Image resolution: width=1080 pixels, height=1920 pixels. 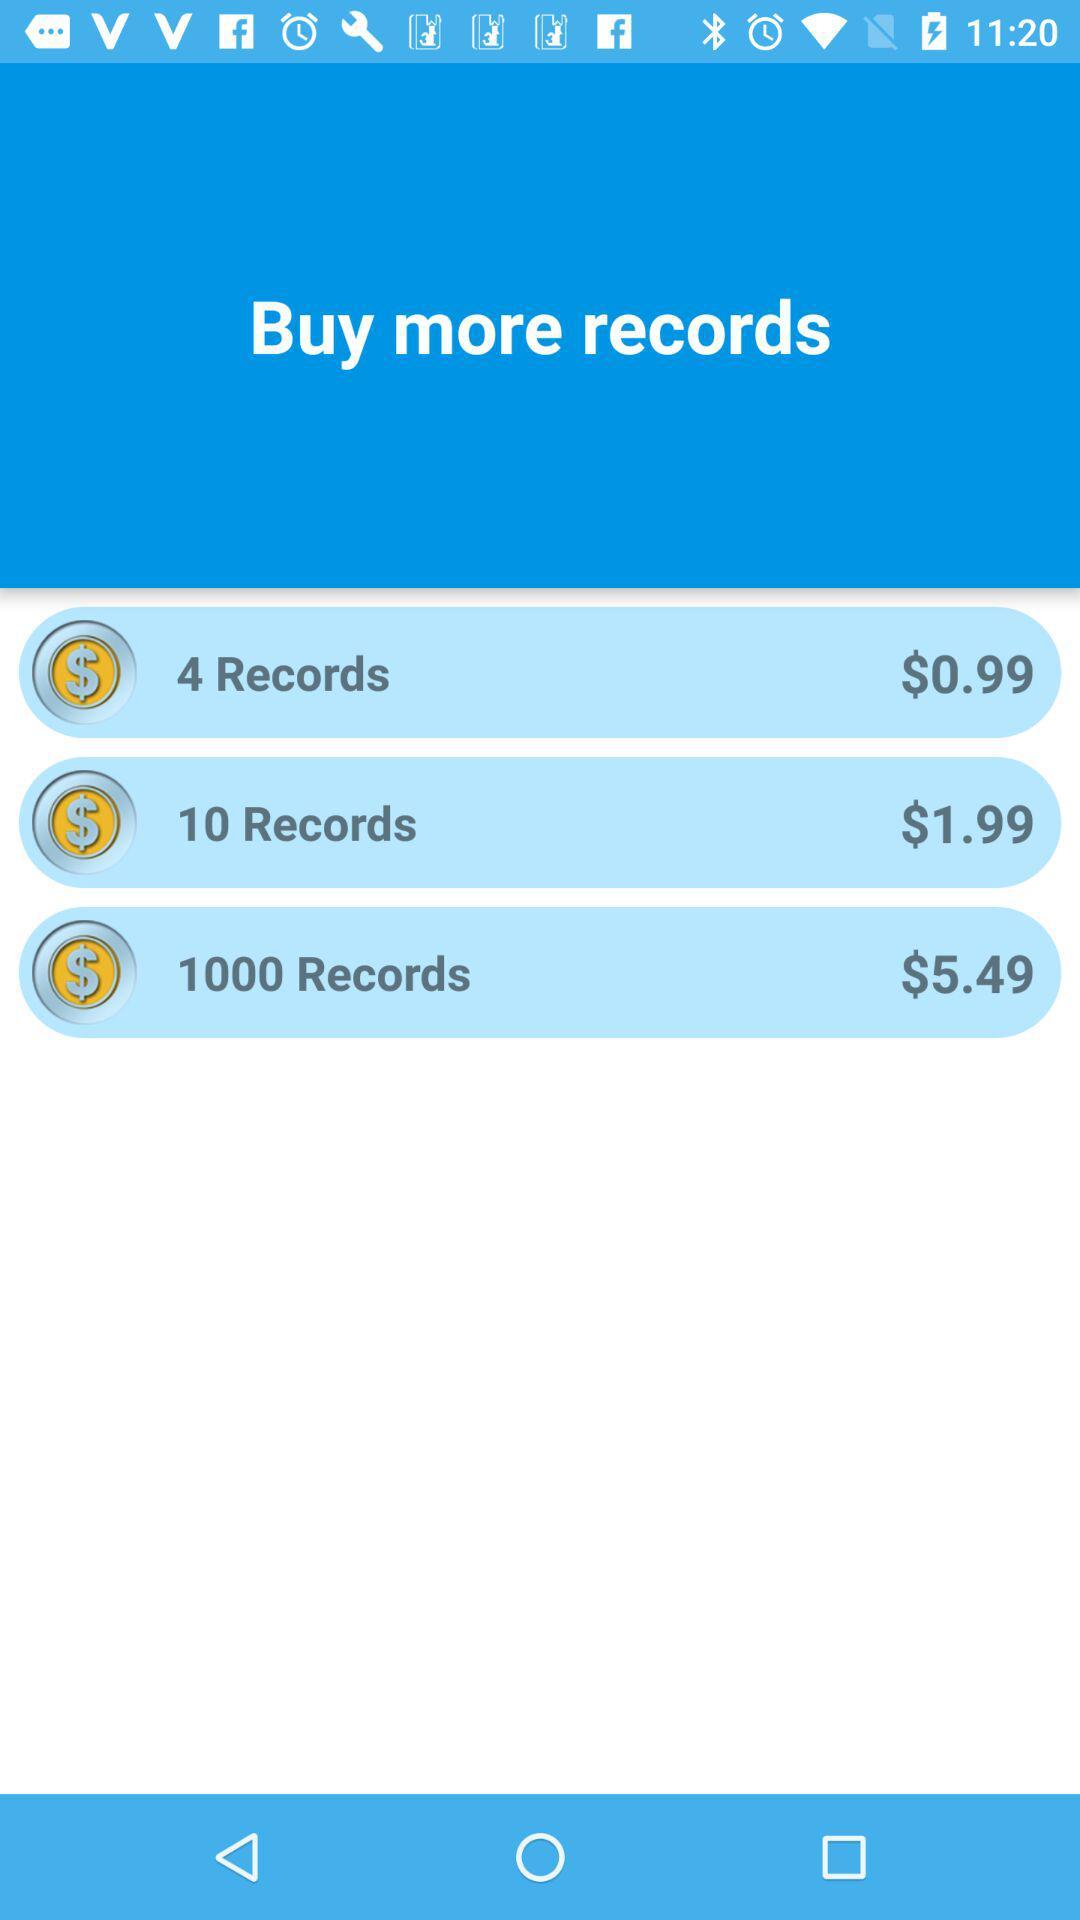 I want to click on the icon next to $0.99 item, so click(x=510, y=672).